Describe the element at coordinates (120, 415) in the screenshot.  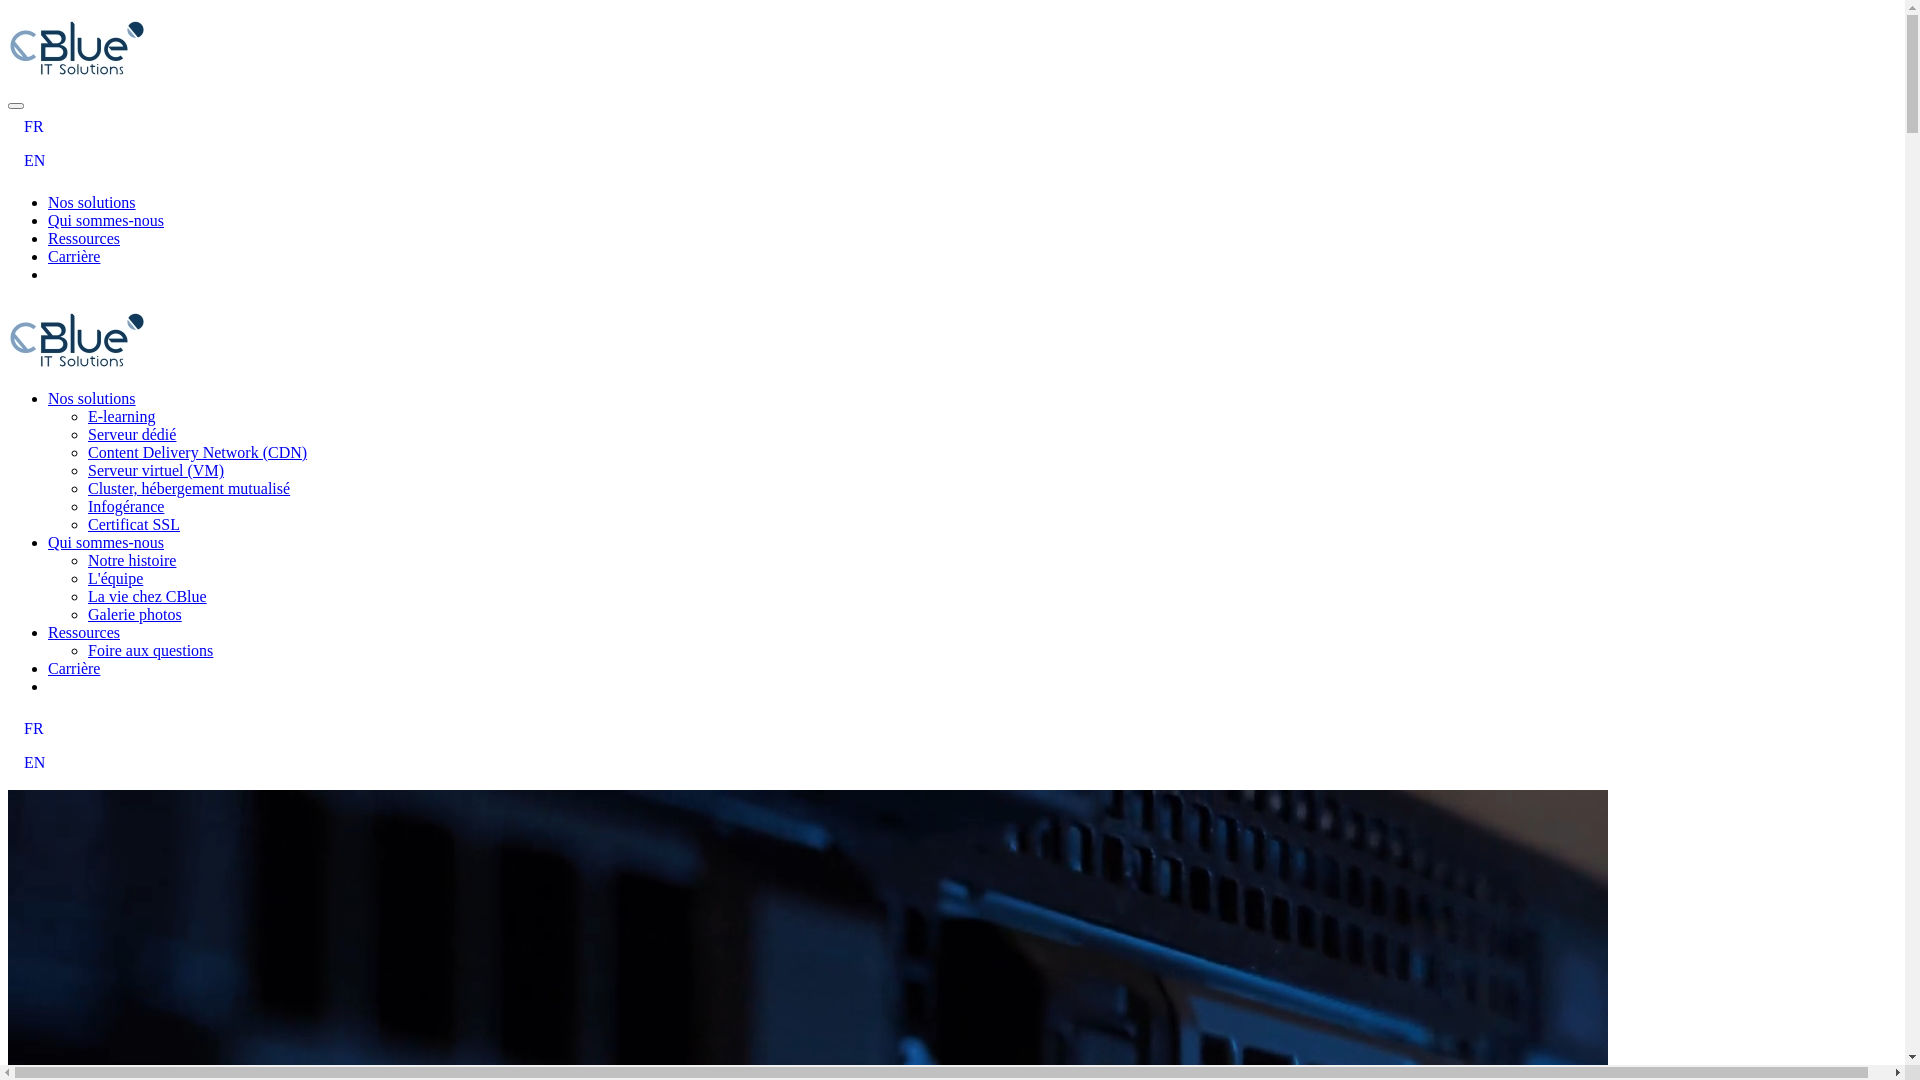
I see `'E-learning'` at that location.